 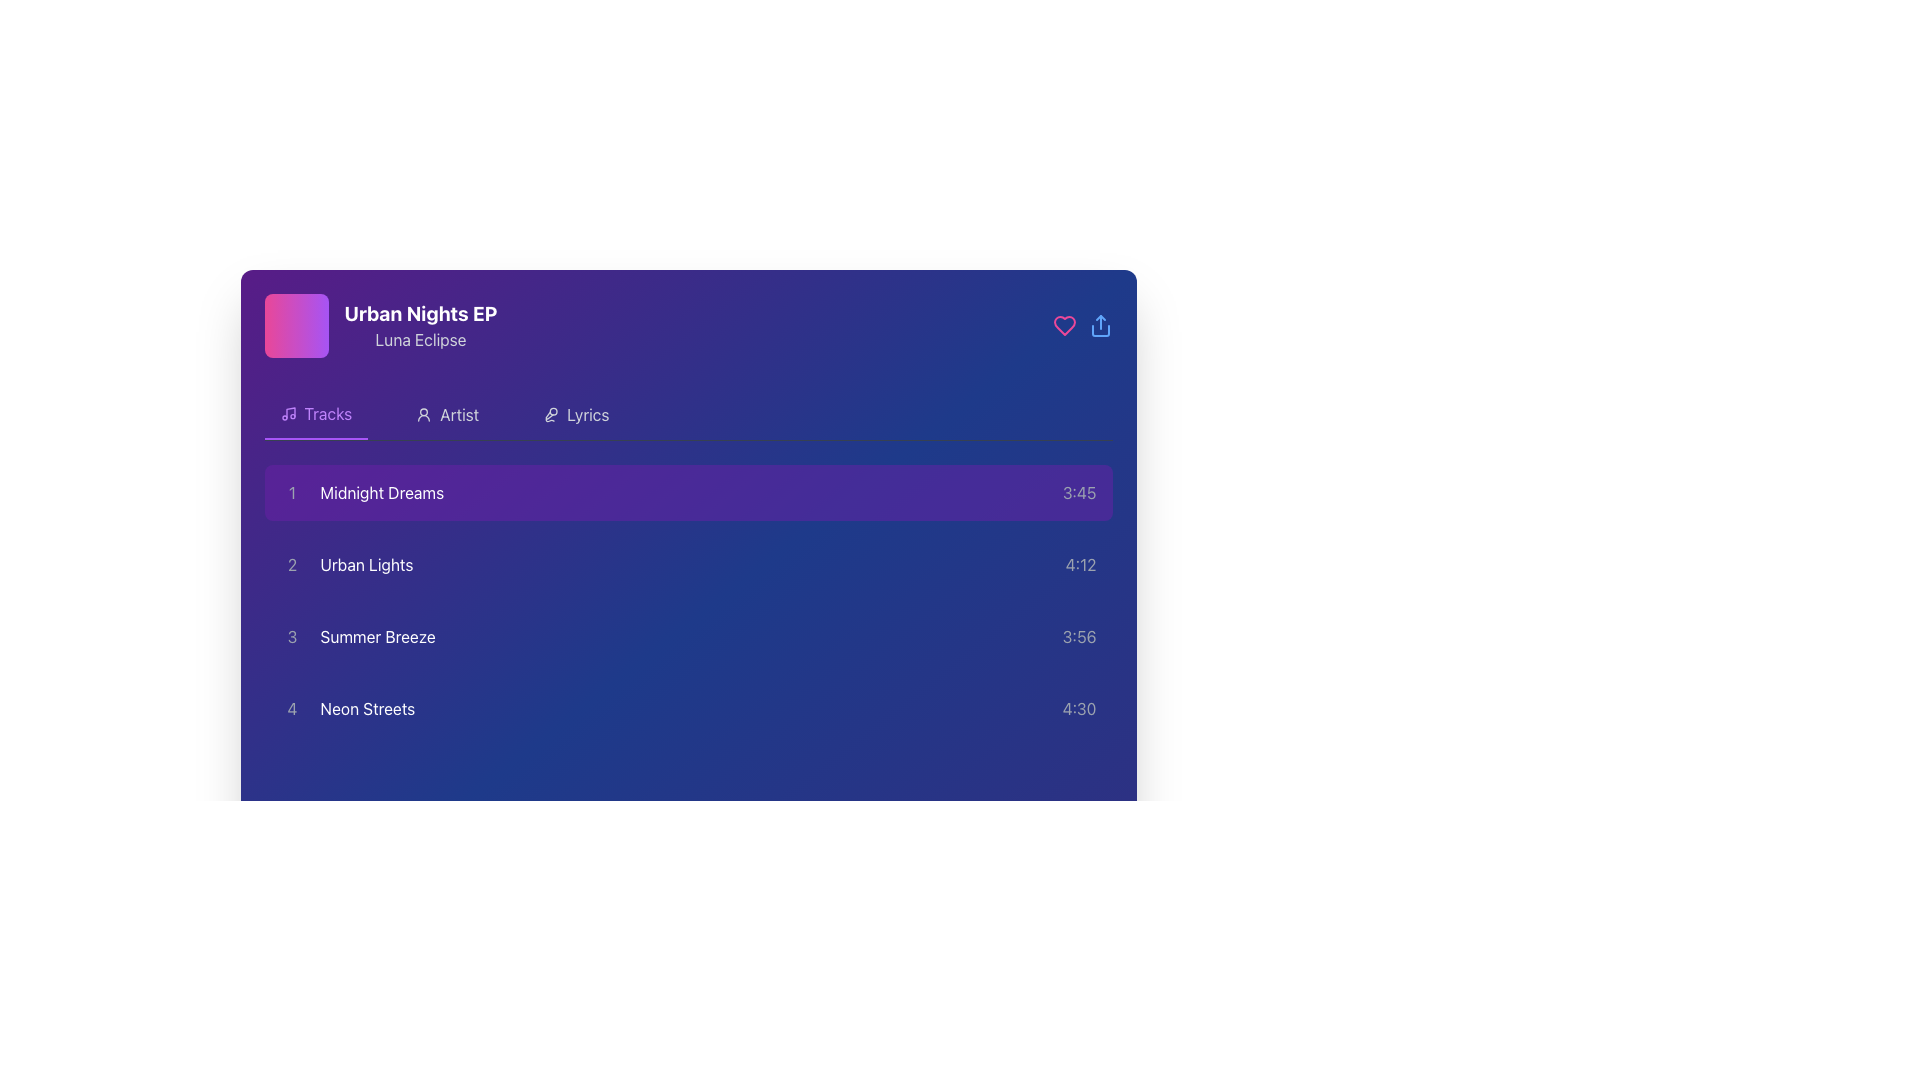 What do you see at coordinates (1080, 564) in the screenshot?
I see `the static text label displaying '4:12', which is positioned on the right side of the 'Urban Lights' list item in the playlist` at bounding box center [1080, 564].